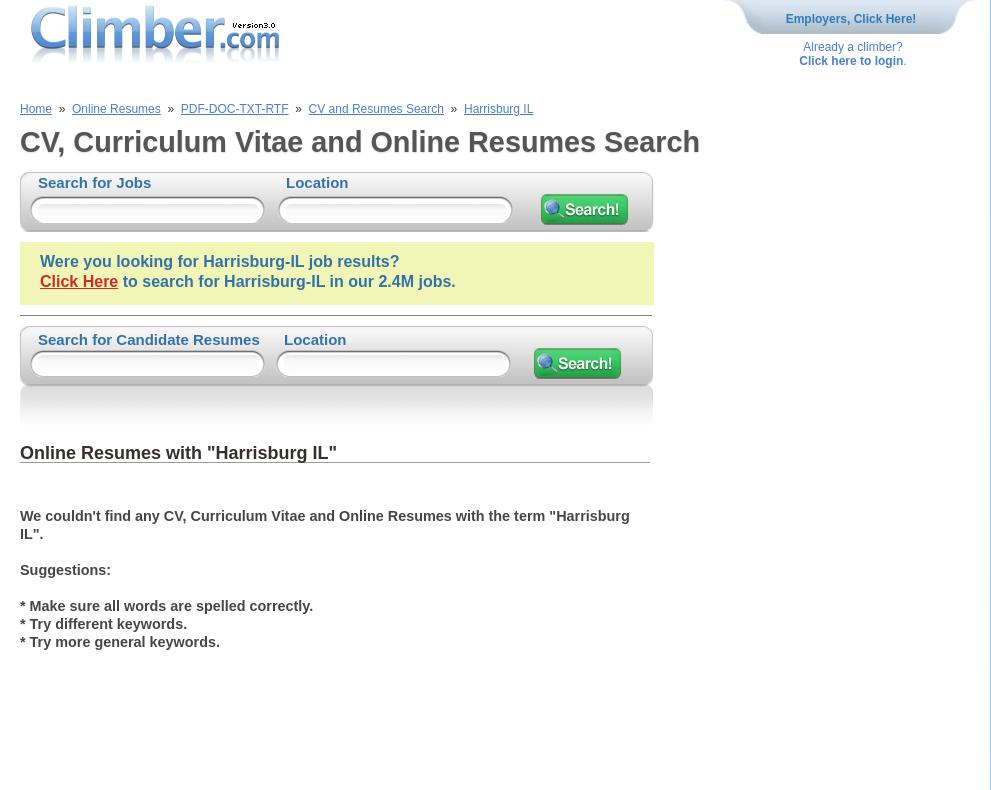 The height and width of the screenshot is (790, 991). What do you see at coordinates (849, 59) in the screenshot?
I see `'Click here to login'` at bounding box center [849, 59].